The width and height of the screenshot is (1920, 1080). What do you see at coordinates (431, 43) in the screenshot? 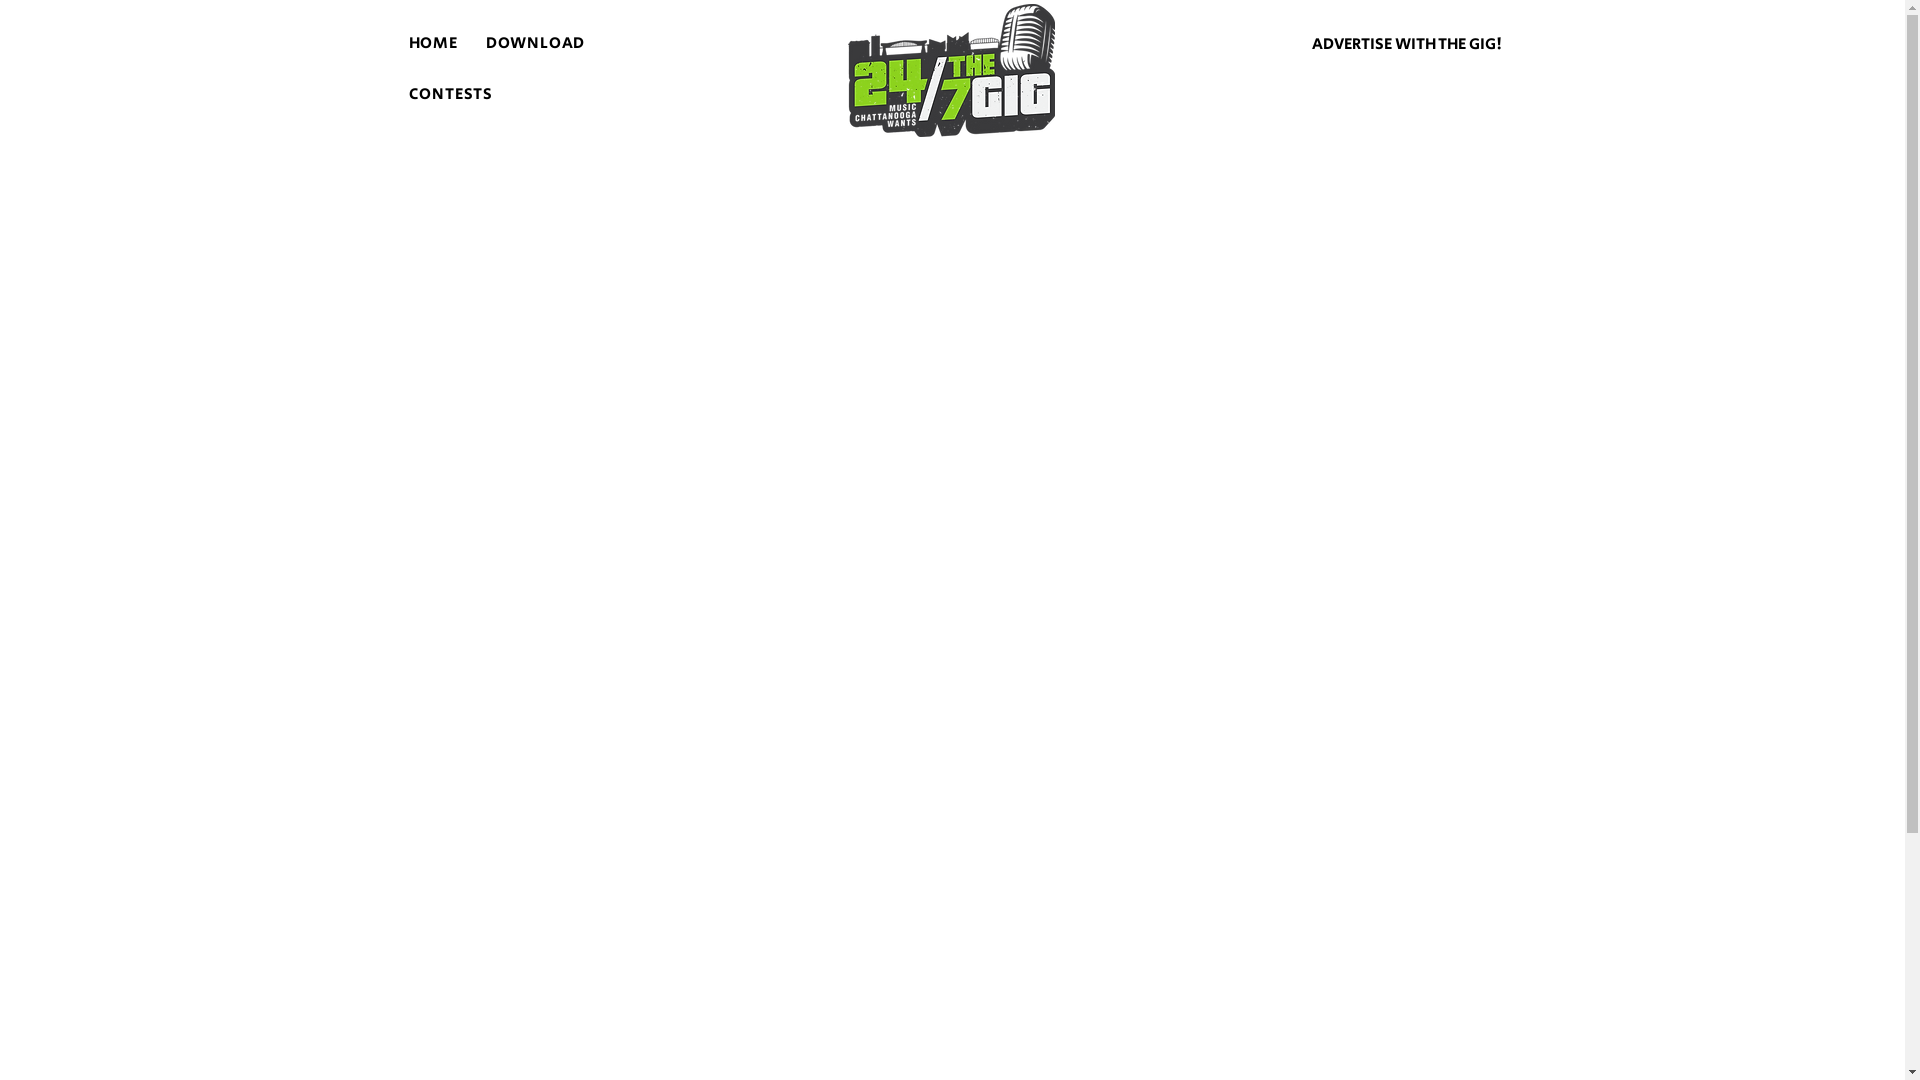
I see `'HOME'` at bounding box center [431, 43].